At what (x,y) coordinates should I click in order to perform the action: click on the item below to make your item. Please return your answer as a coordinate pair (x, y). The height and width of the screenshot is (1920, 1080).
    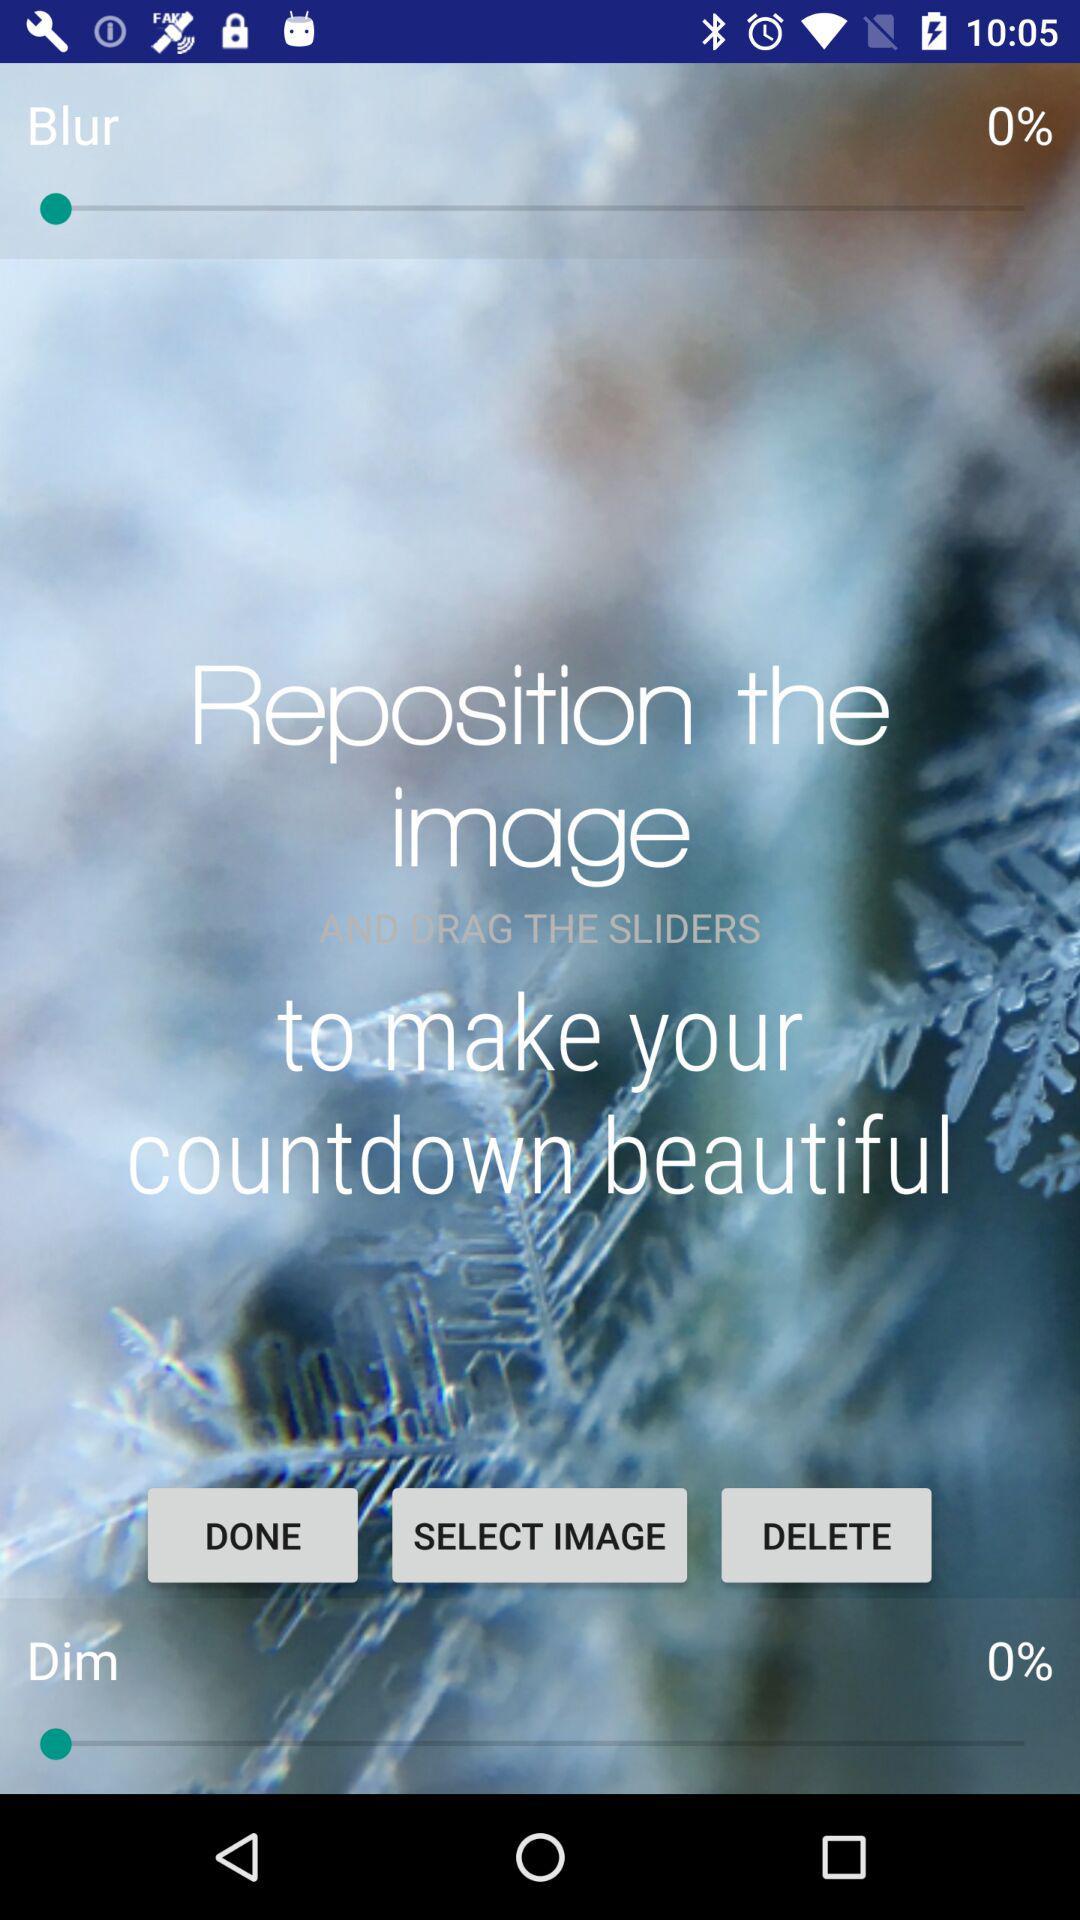
    Looking at the image, I should click on (538, 1534).